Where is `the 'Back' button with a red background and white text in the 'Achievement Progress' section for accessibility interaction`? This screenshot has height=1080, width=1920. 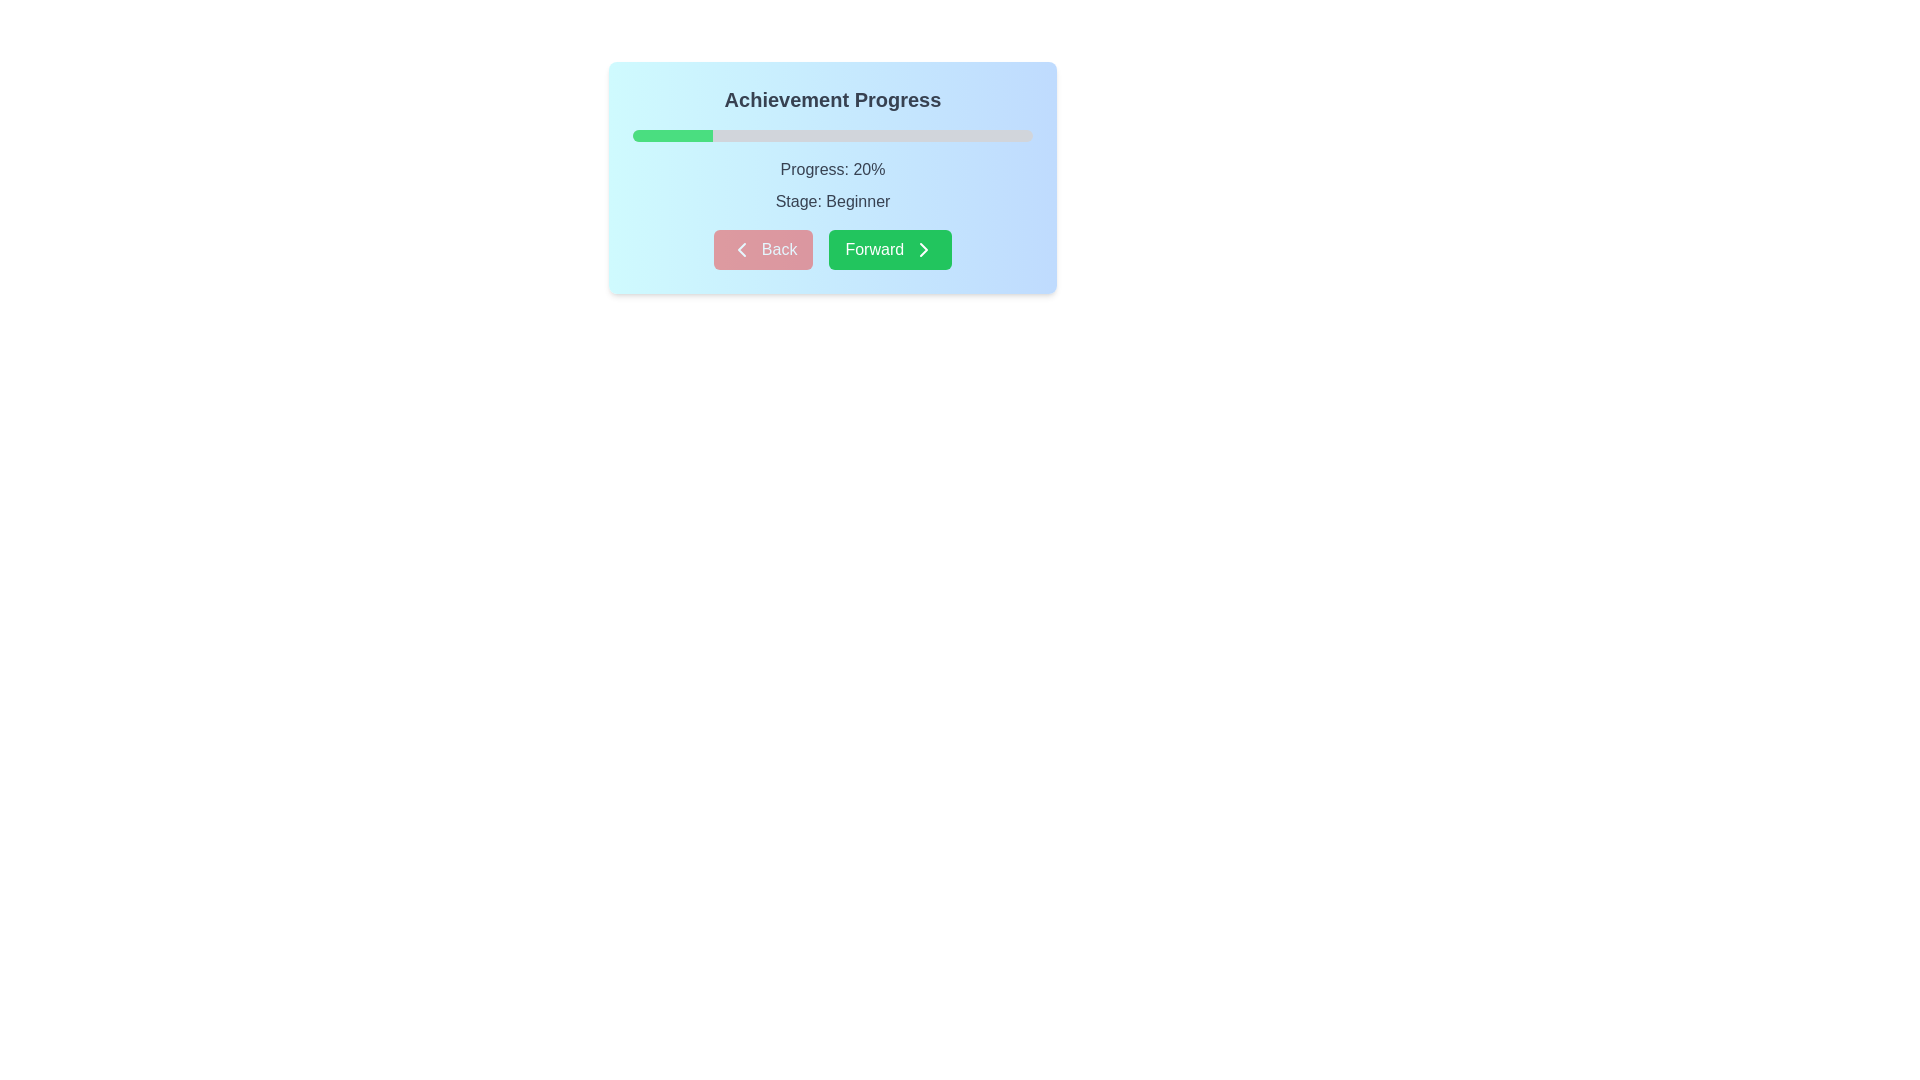 the 'Back' button with a red background and white text in the 'Achievement Progress' section for accessibility interaction is located at coordinates (762, 249).